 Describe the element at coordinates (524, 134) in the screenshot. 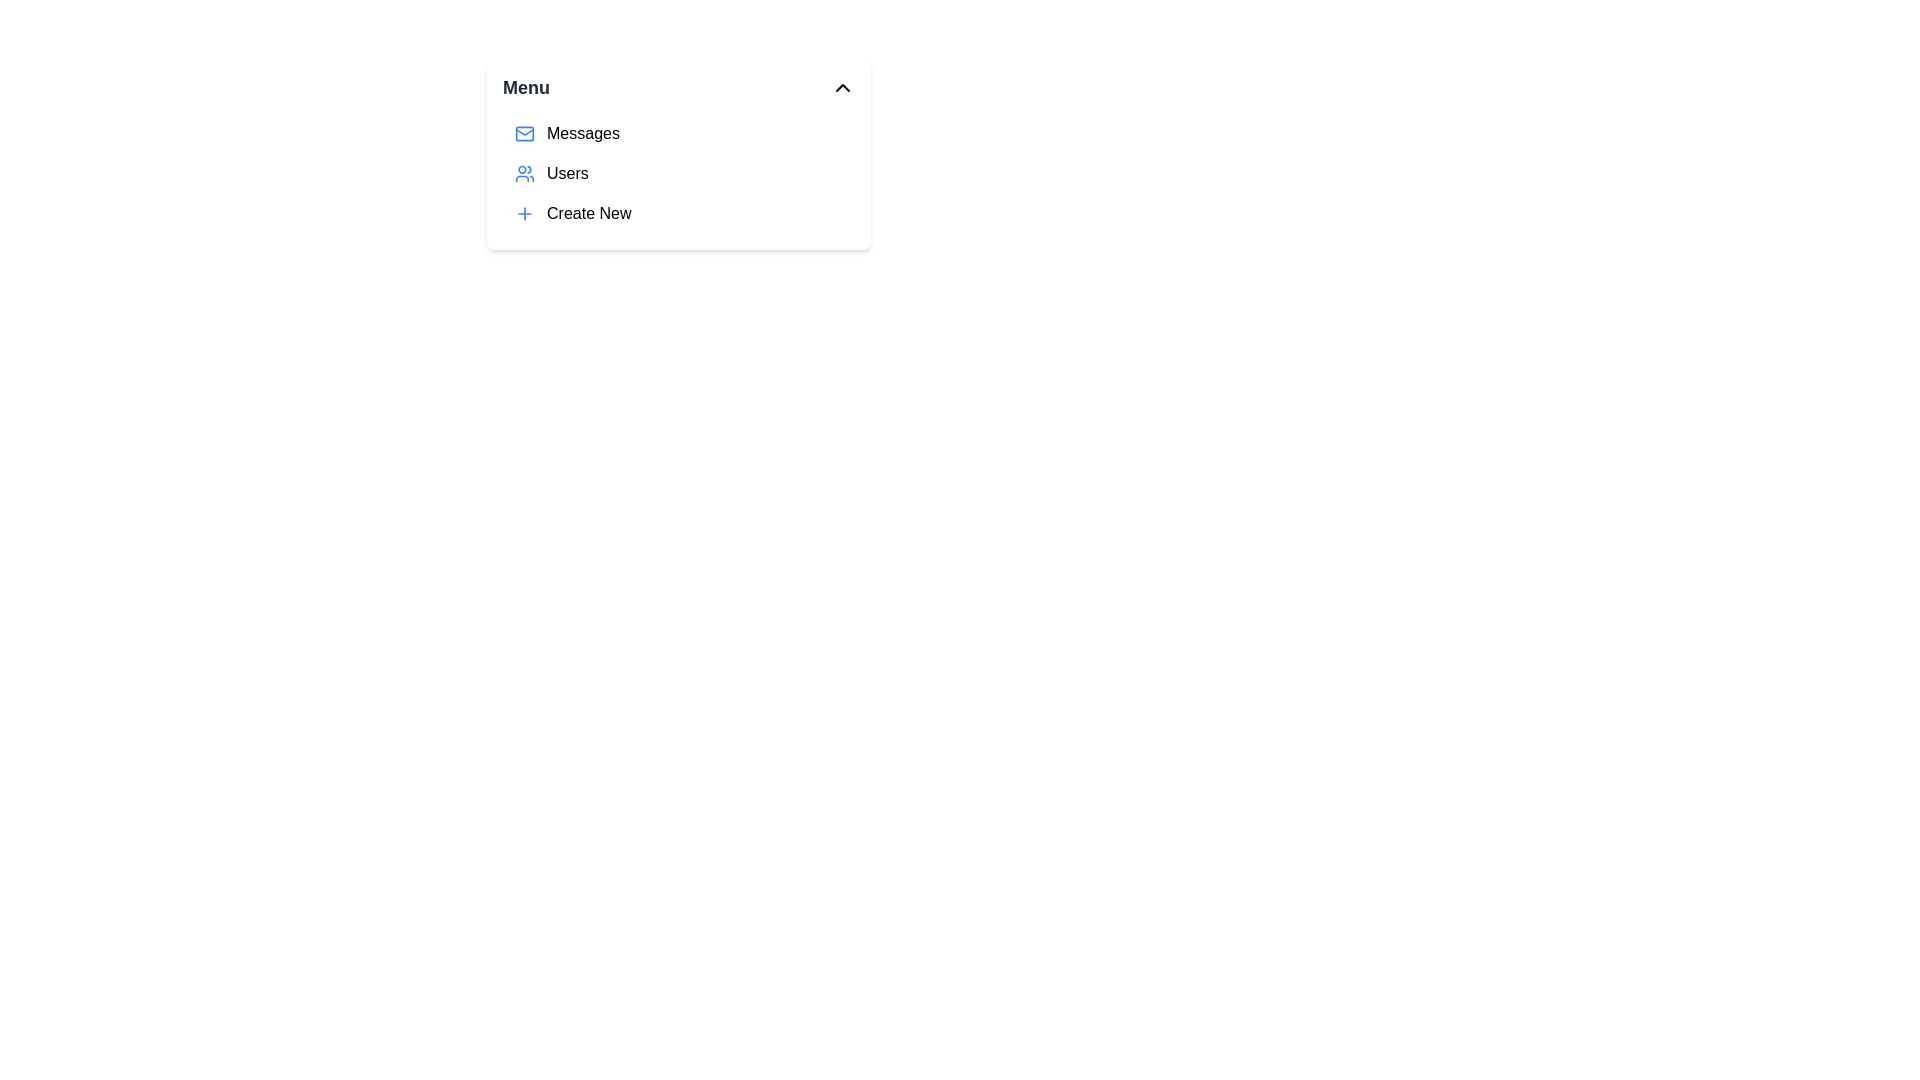

I see `the blue envelope icon representing the mail icon, which is positioned to the left of the 'Messages' text in the menu` at that location.